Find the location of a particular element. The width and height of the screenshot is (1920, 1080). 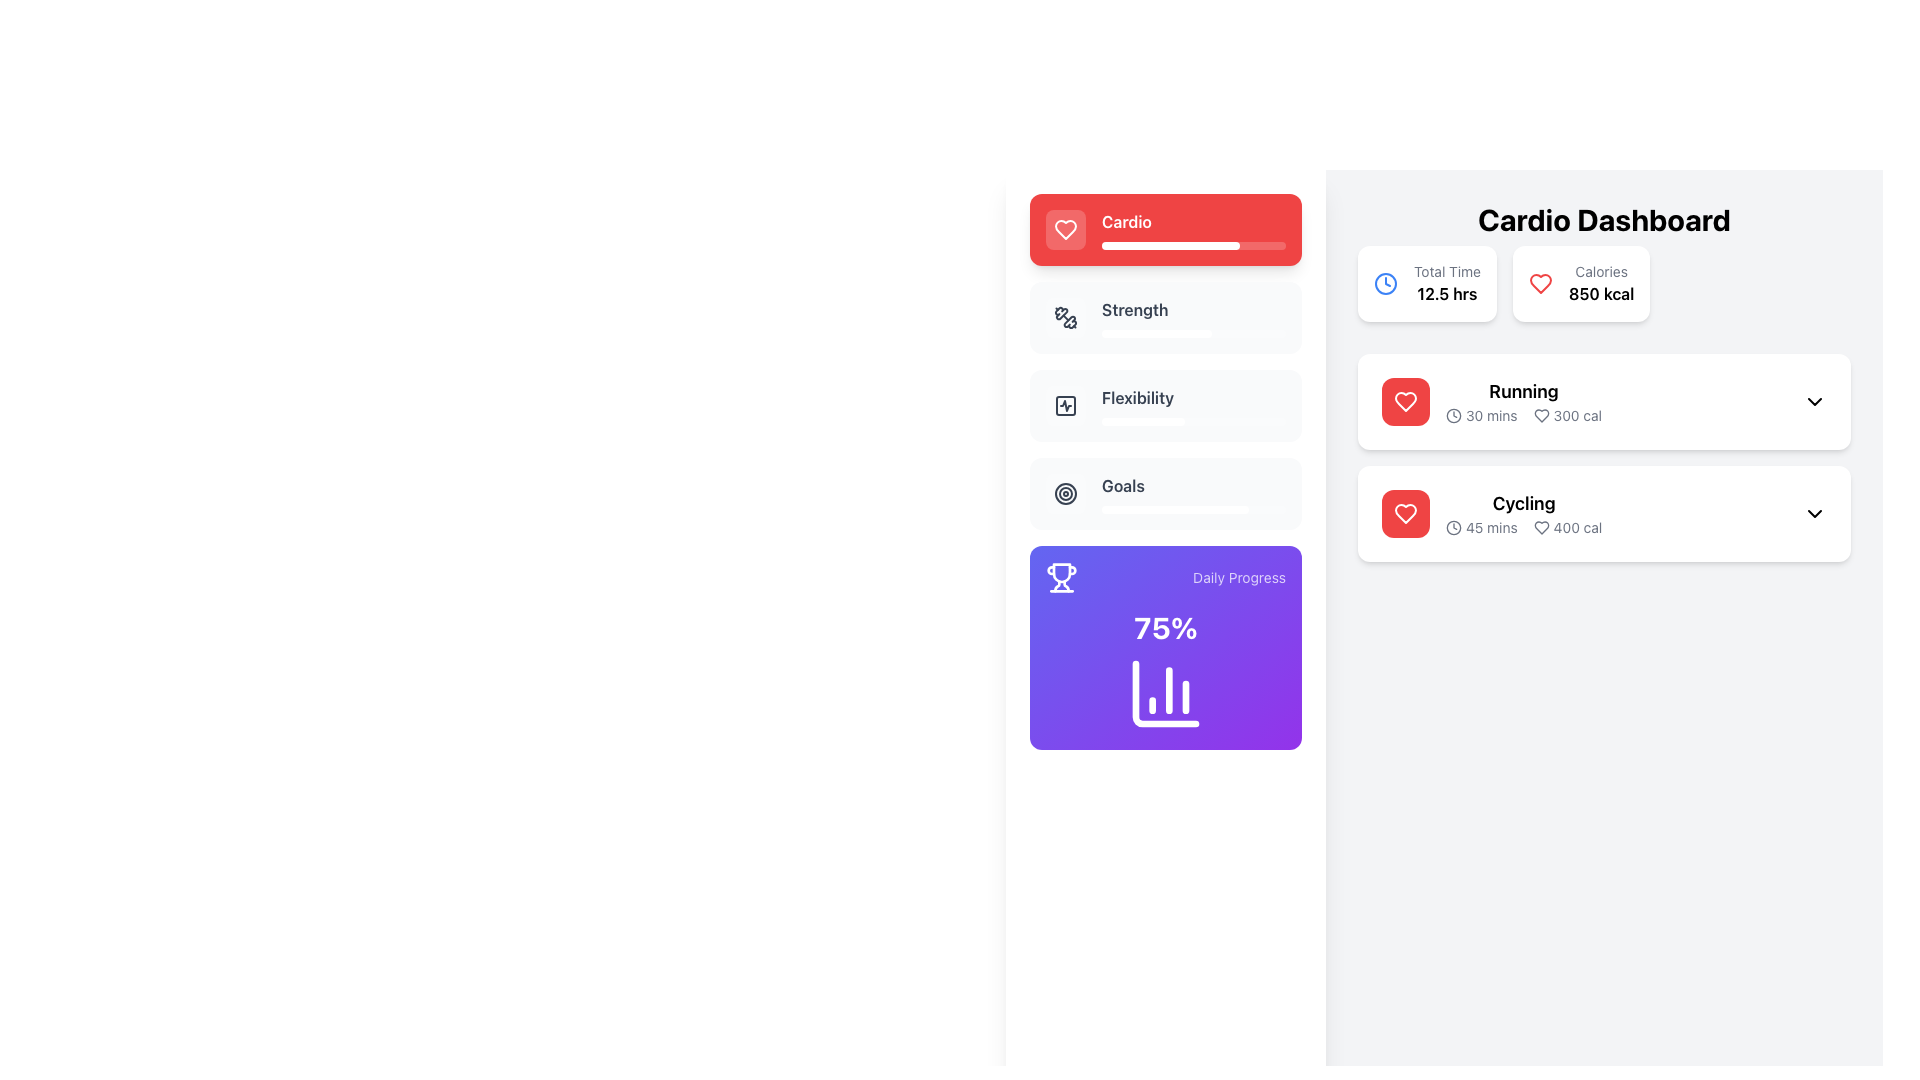

the heart icon representing health or fitness, located in the first row of the vertical list associated with 'Running' activity details is located at coordinates (1064, 229).